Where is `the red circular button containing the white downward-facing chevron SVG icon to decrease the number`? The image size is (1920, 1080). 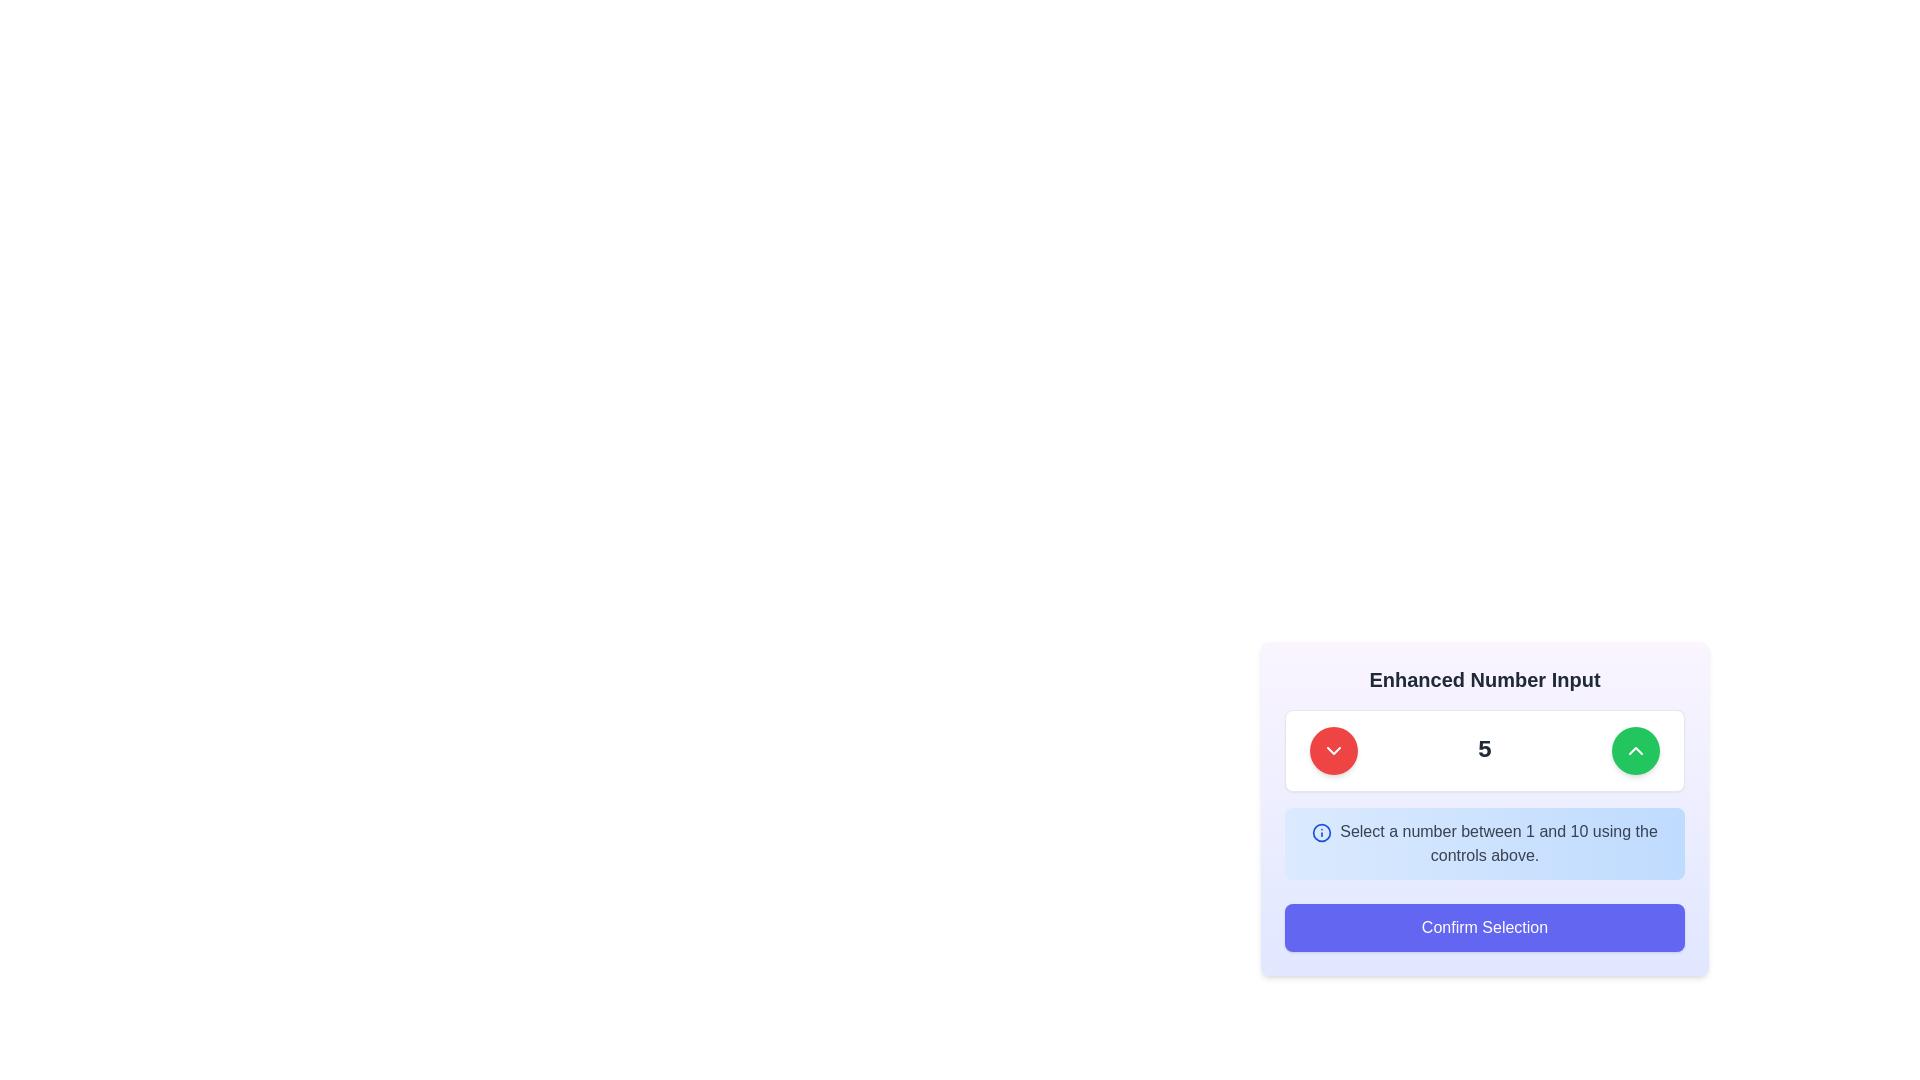 the red circular button containing the white downward-facing chevron SVG icon to decrease the number is located at coordinates (1334, 751).